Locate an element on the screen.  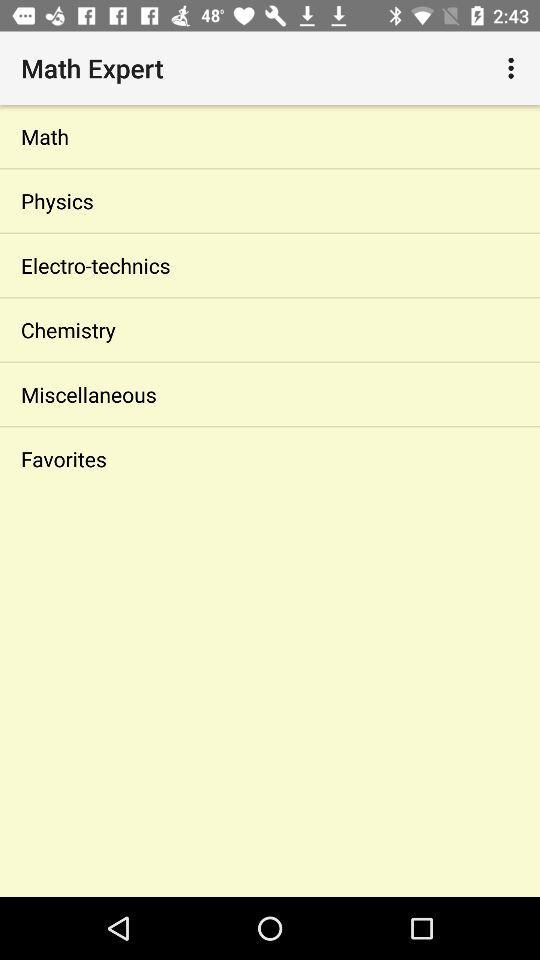
physics is located at coordinates (270, 201).